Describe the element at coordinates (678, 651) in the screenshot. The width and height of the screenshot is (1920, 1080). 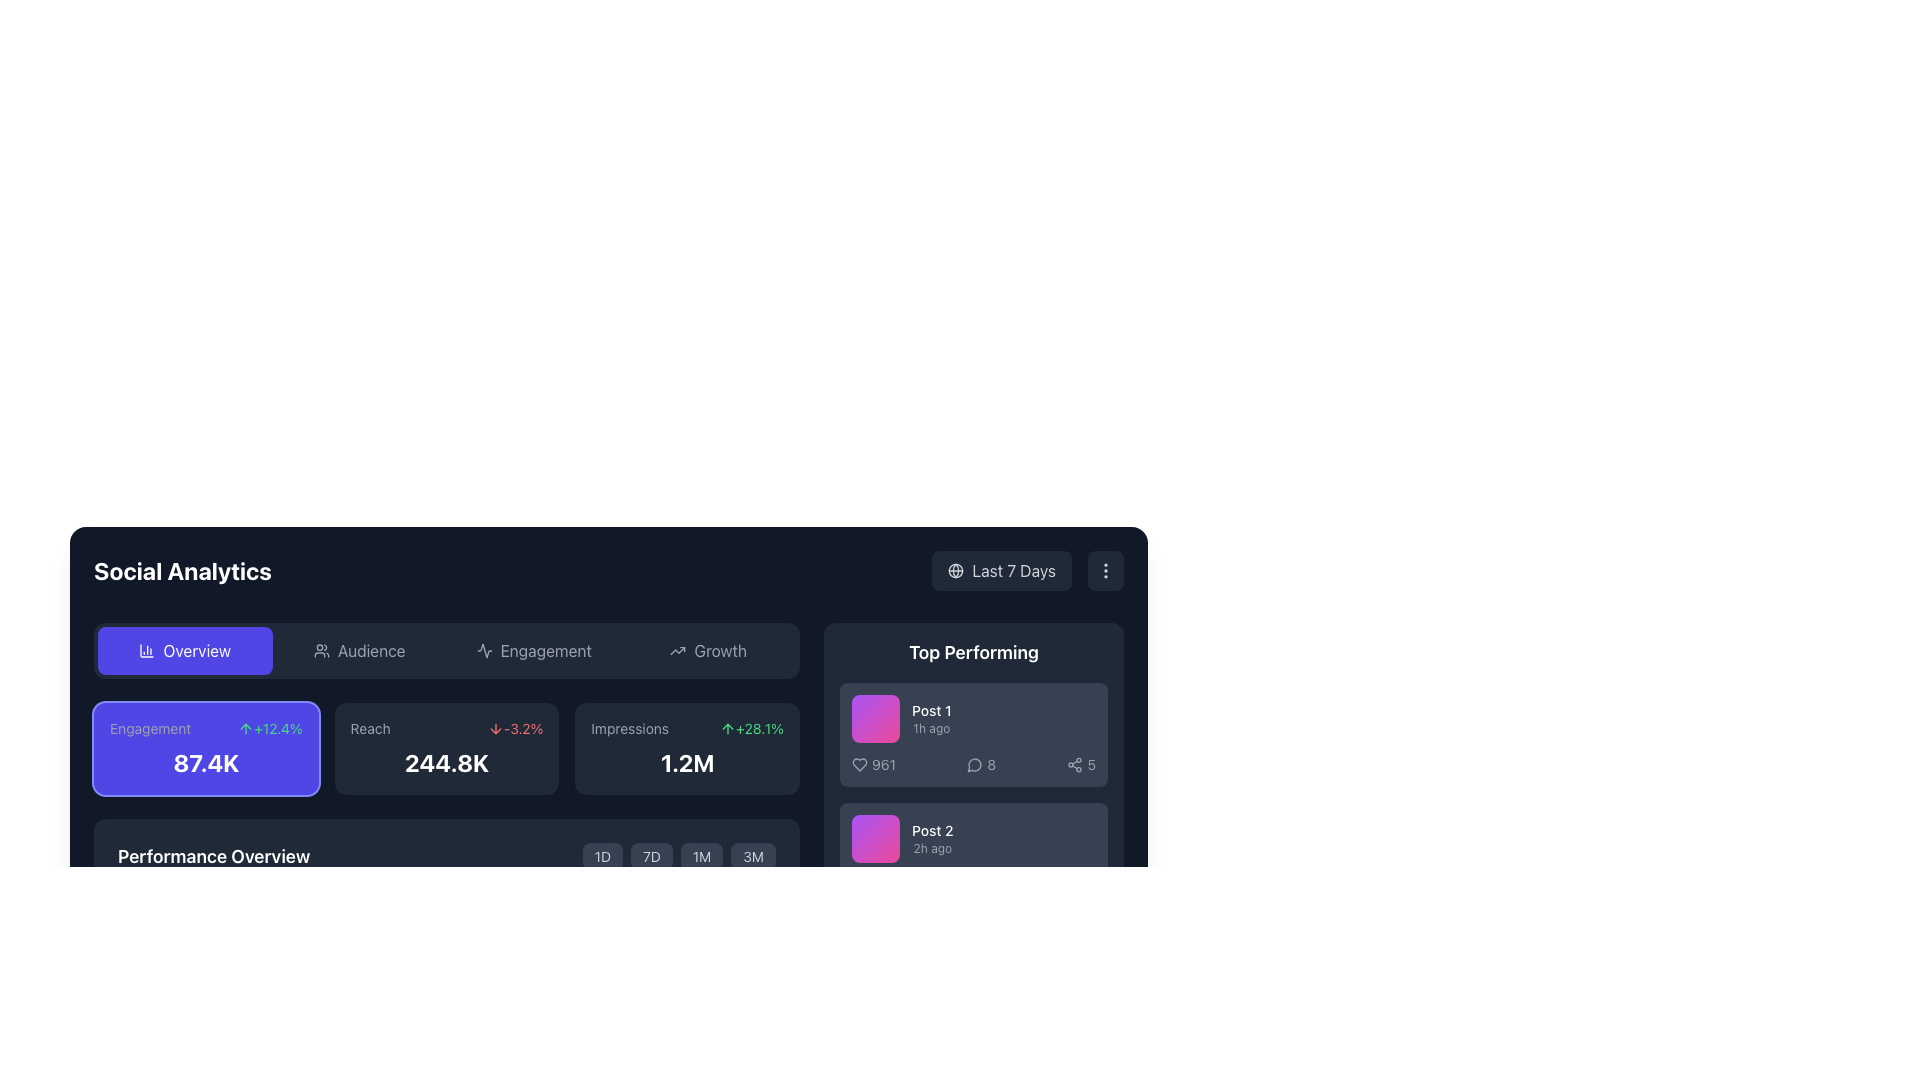
I see `the 'Growth' button in the top navigation bar, which contains an upward trending arrow icon adjacent to the text 'Growth'` at that location.